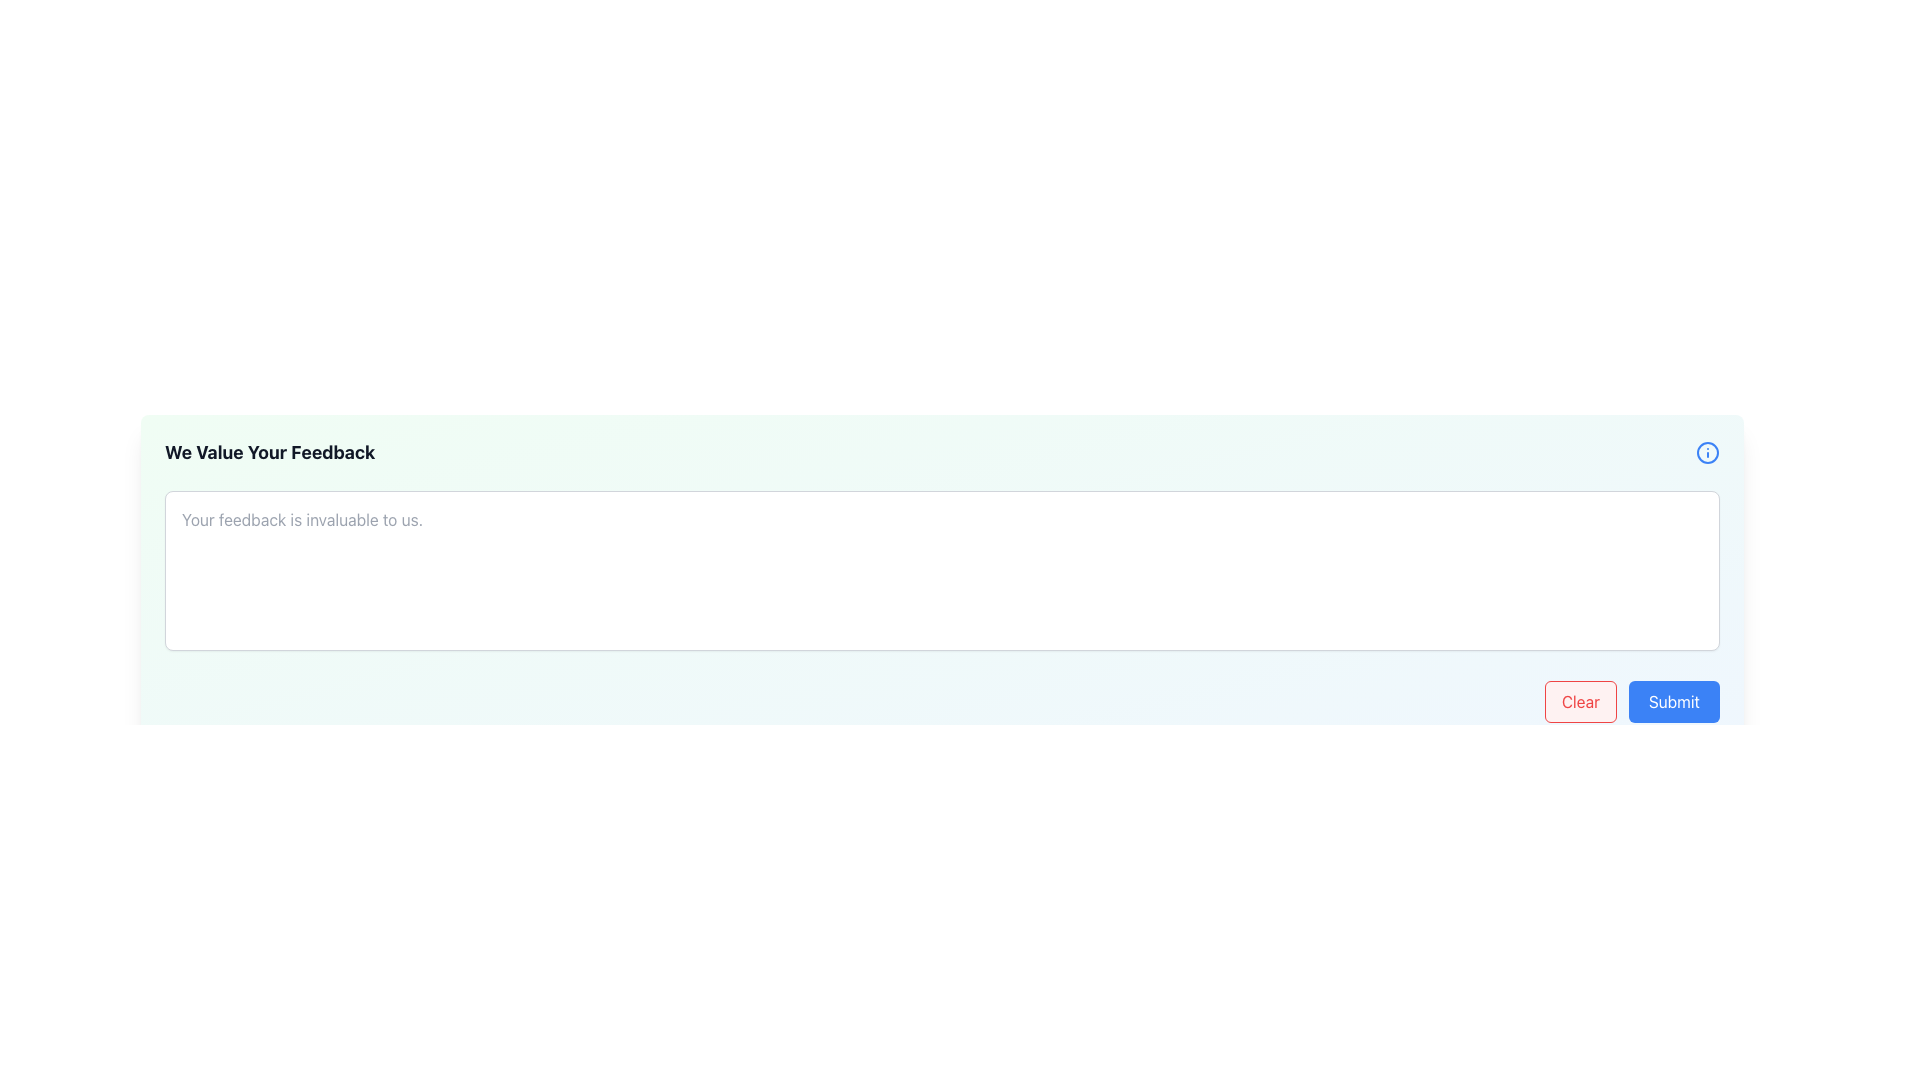 The height and width of the screenshot is (1080, 1920). What do you see at coordinates (1707, 452) in the screenshot?
I see `the circular blue outlined information icon located at the top-right corner of the feedback form panel` at bounding box center [1707, 452].